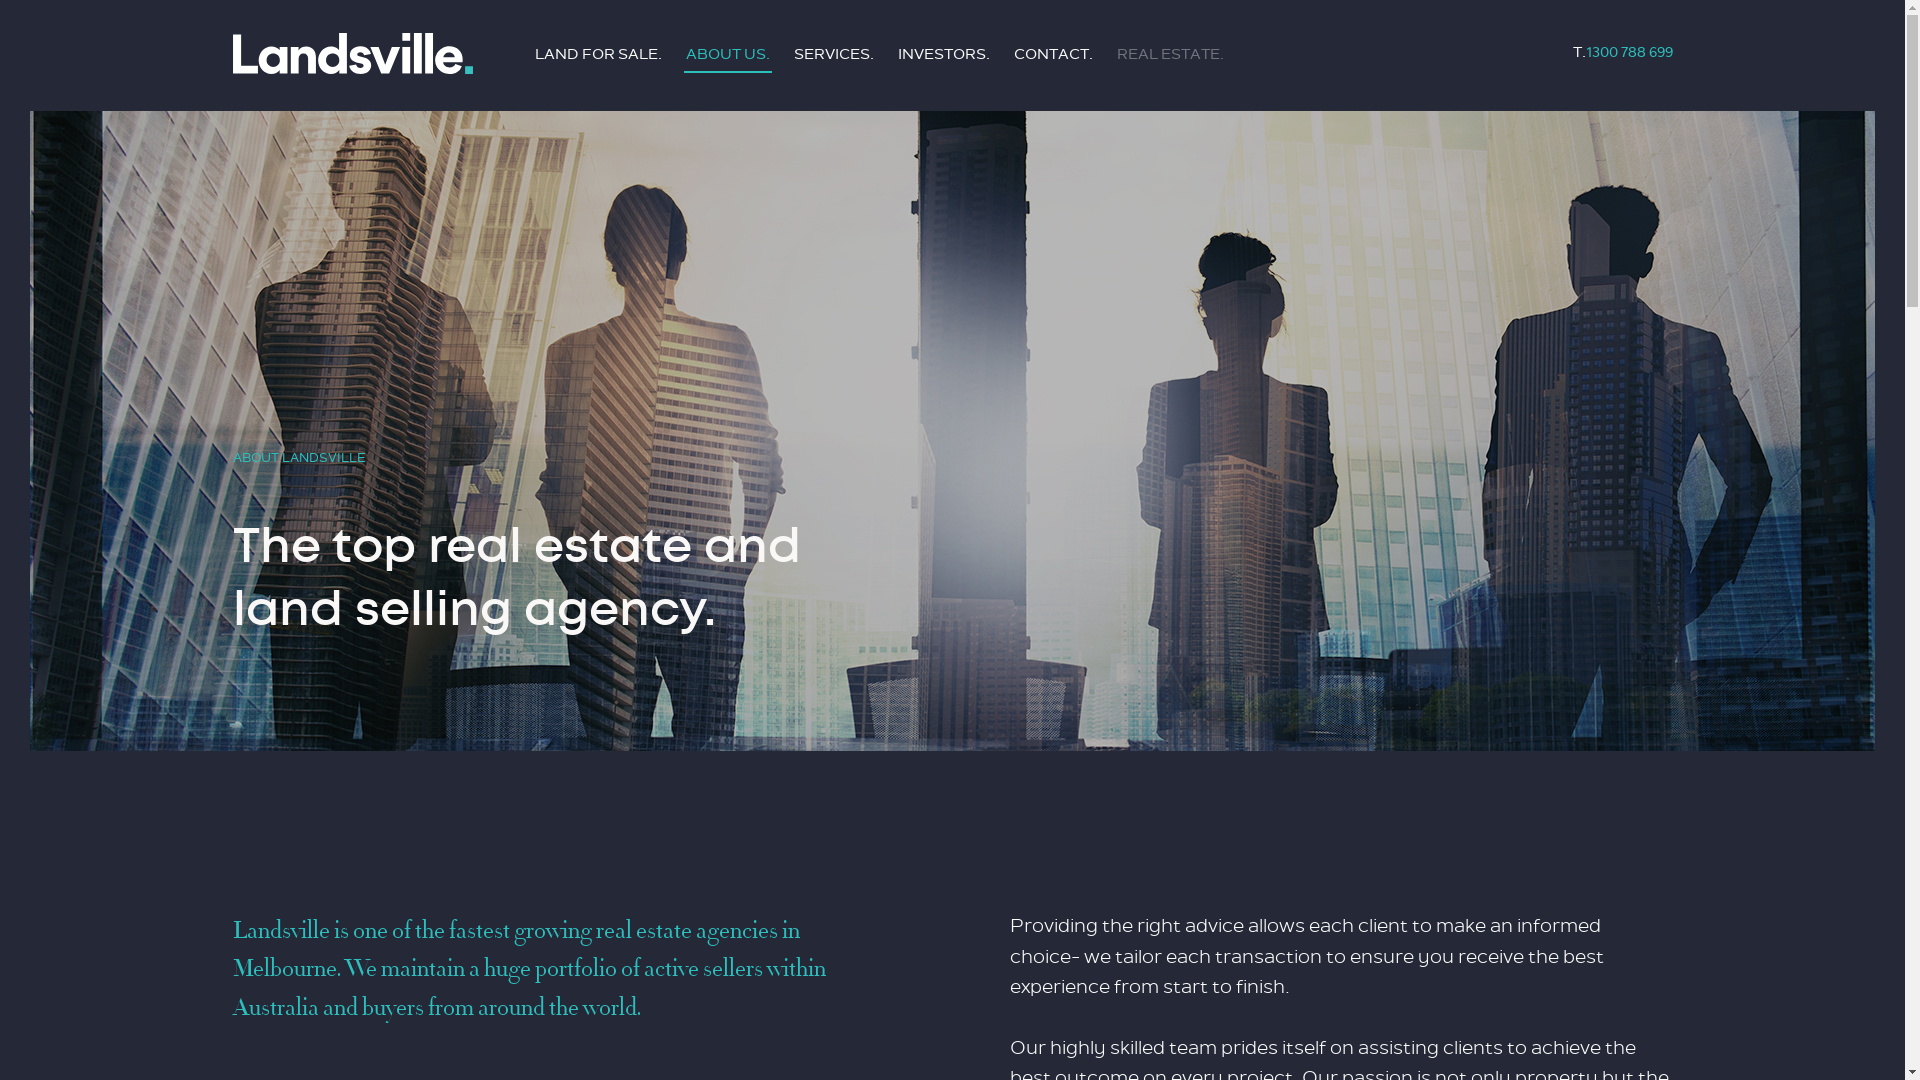  What do you see at coordinates (727, 53) in the screenshot?
I see `'ABOUT US.'` at bounding box center [727, 53].